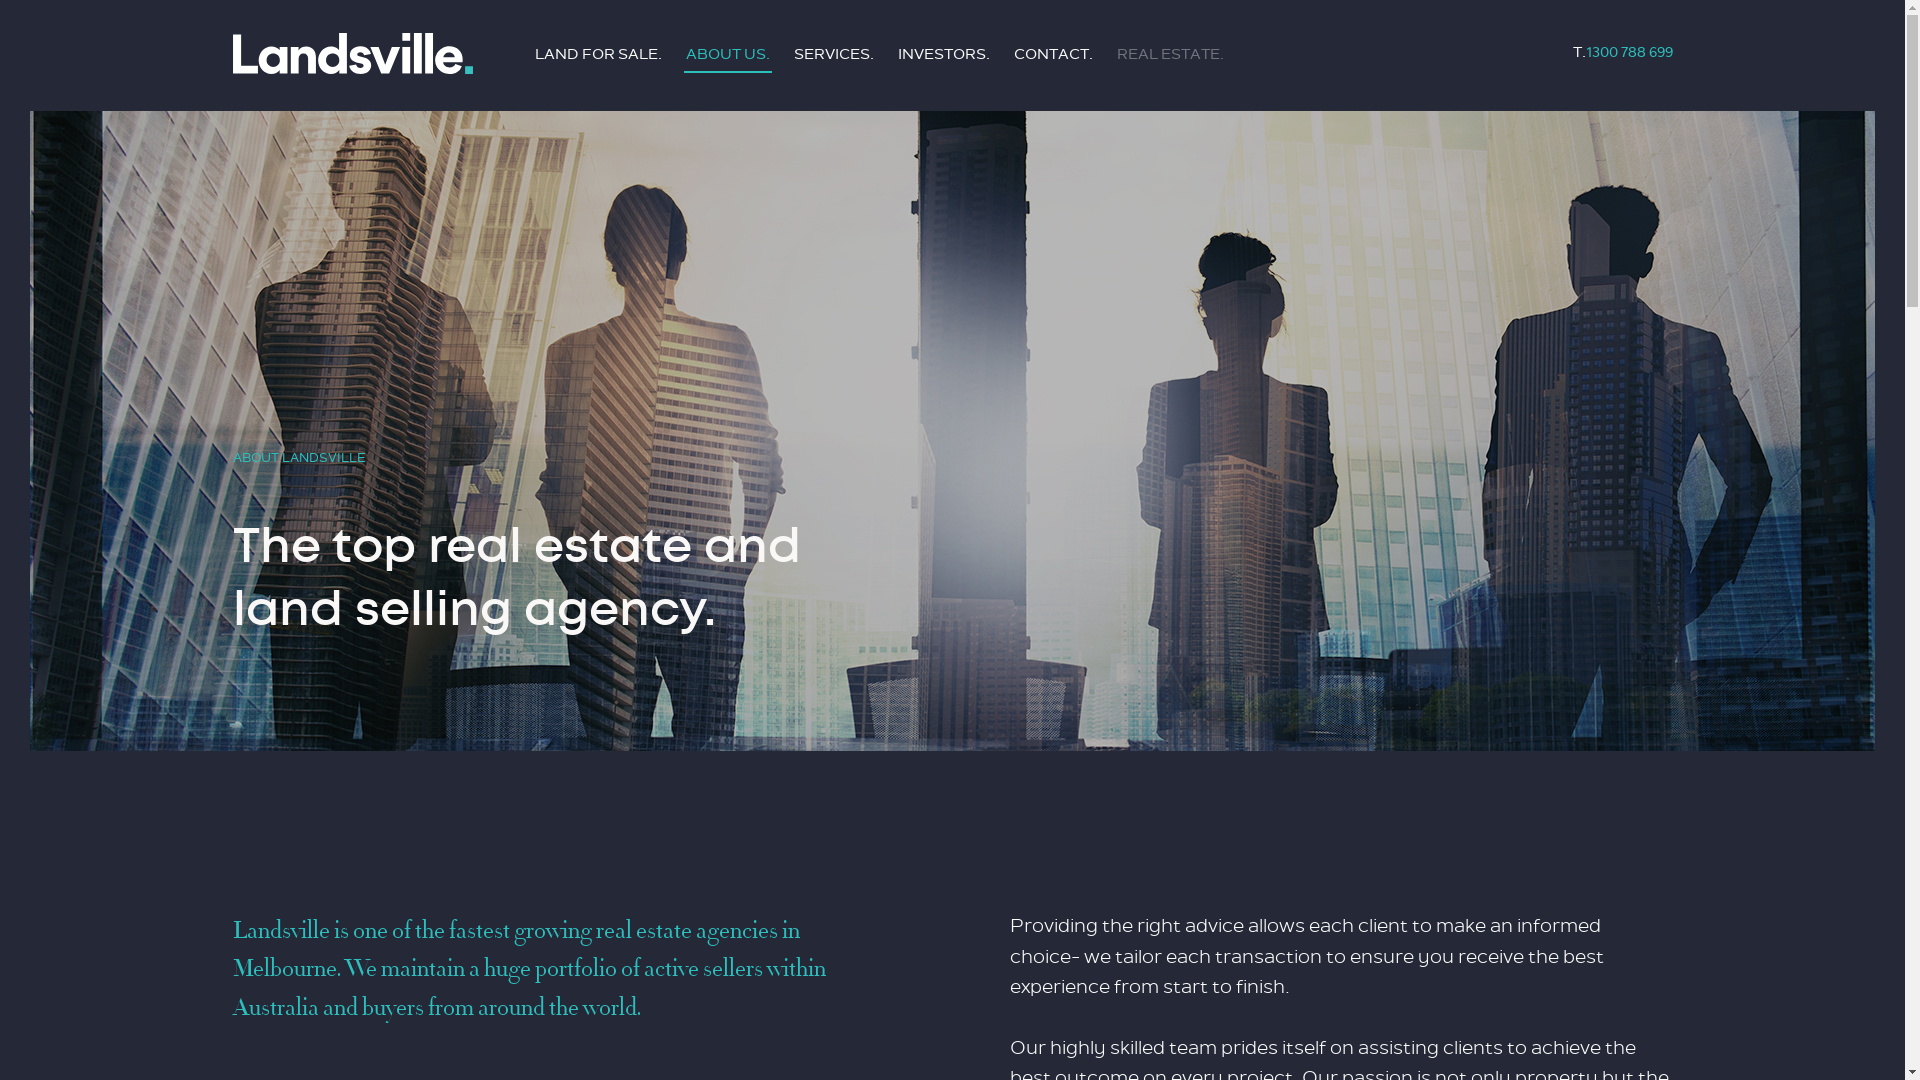  What do you see at coordinates (727, 53) in the screenshot?
I see `'ABOUT US.'` at bounding box center [727, 53].